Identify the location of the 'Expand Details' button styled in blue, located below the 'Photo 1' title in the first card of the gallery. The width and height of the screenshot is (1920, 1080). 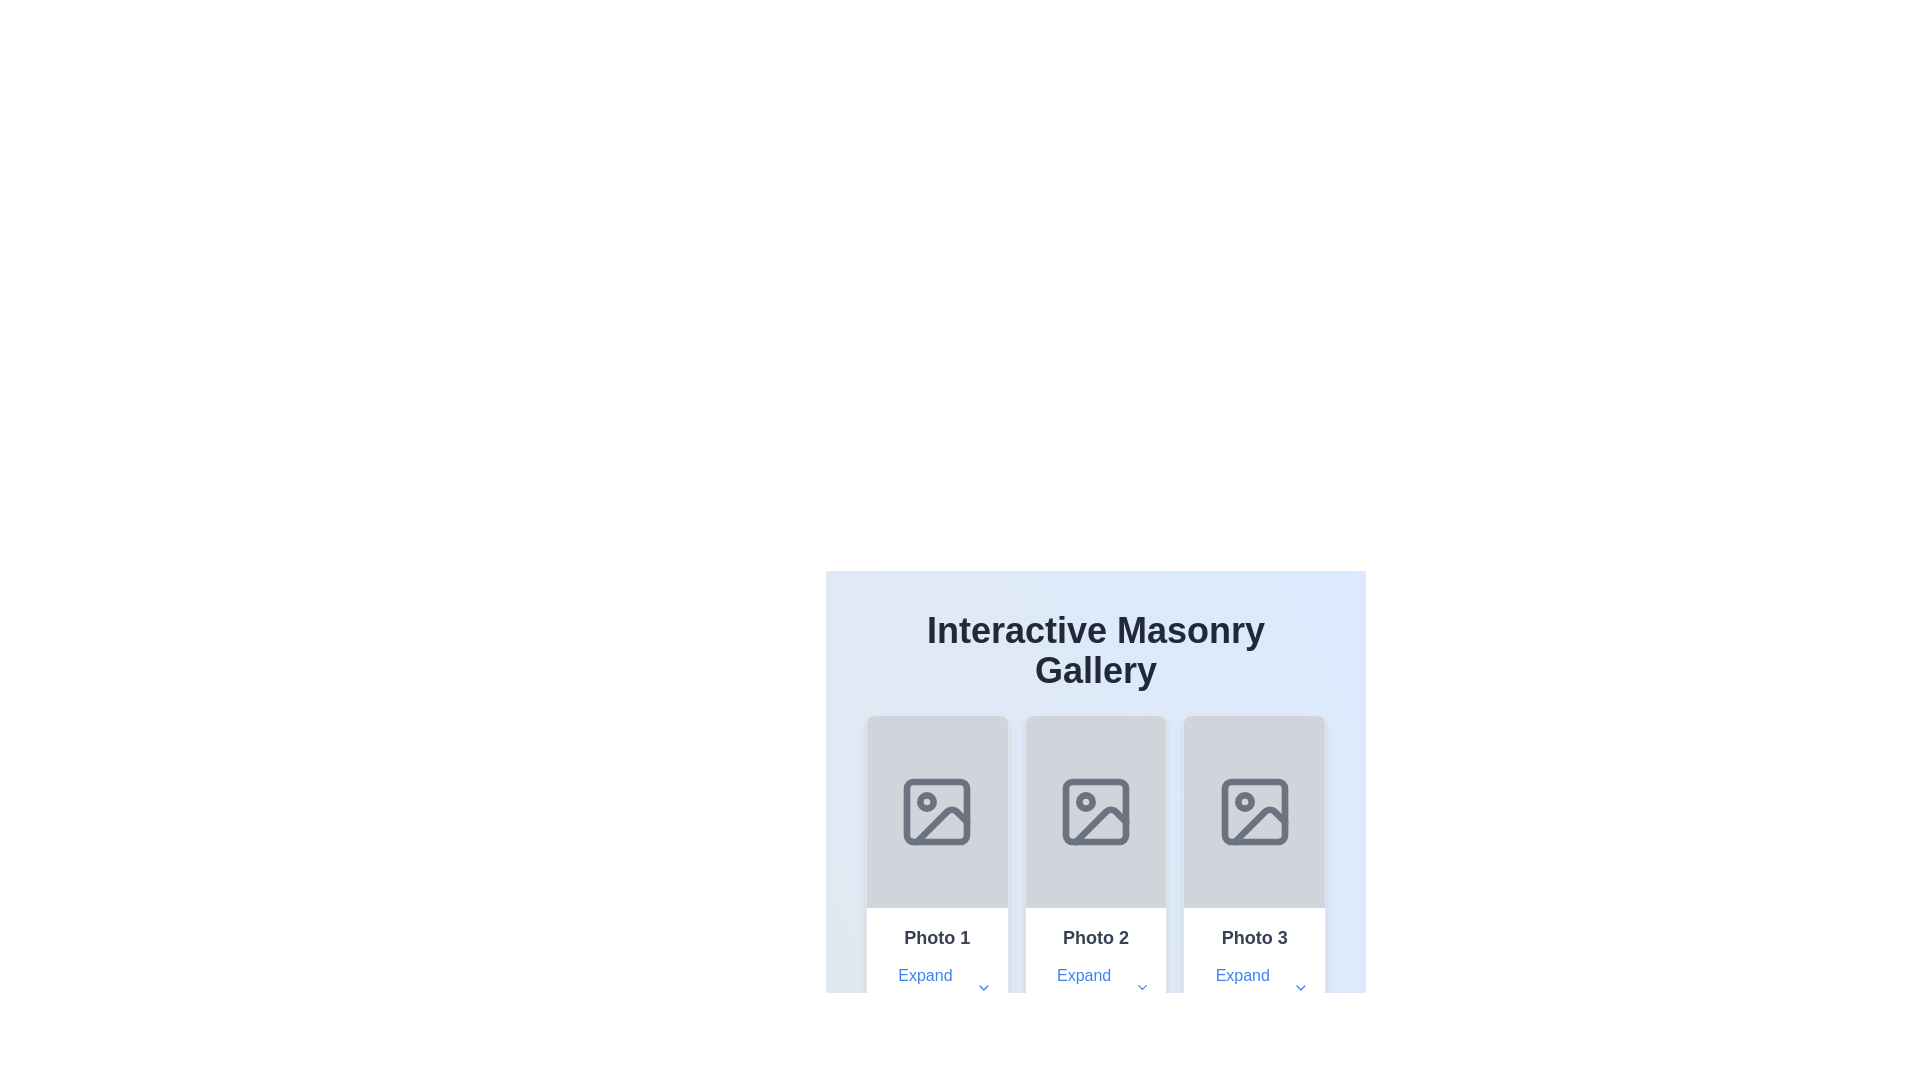
(936, 986).